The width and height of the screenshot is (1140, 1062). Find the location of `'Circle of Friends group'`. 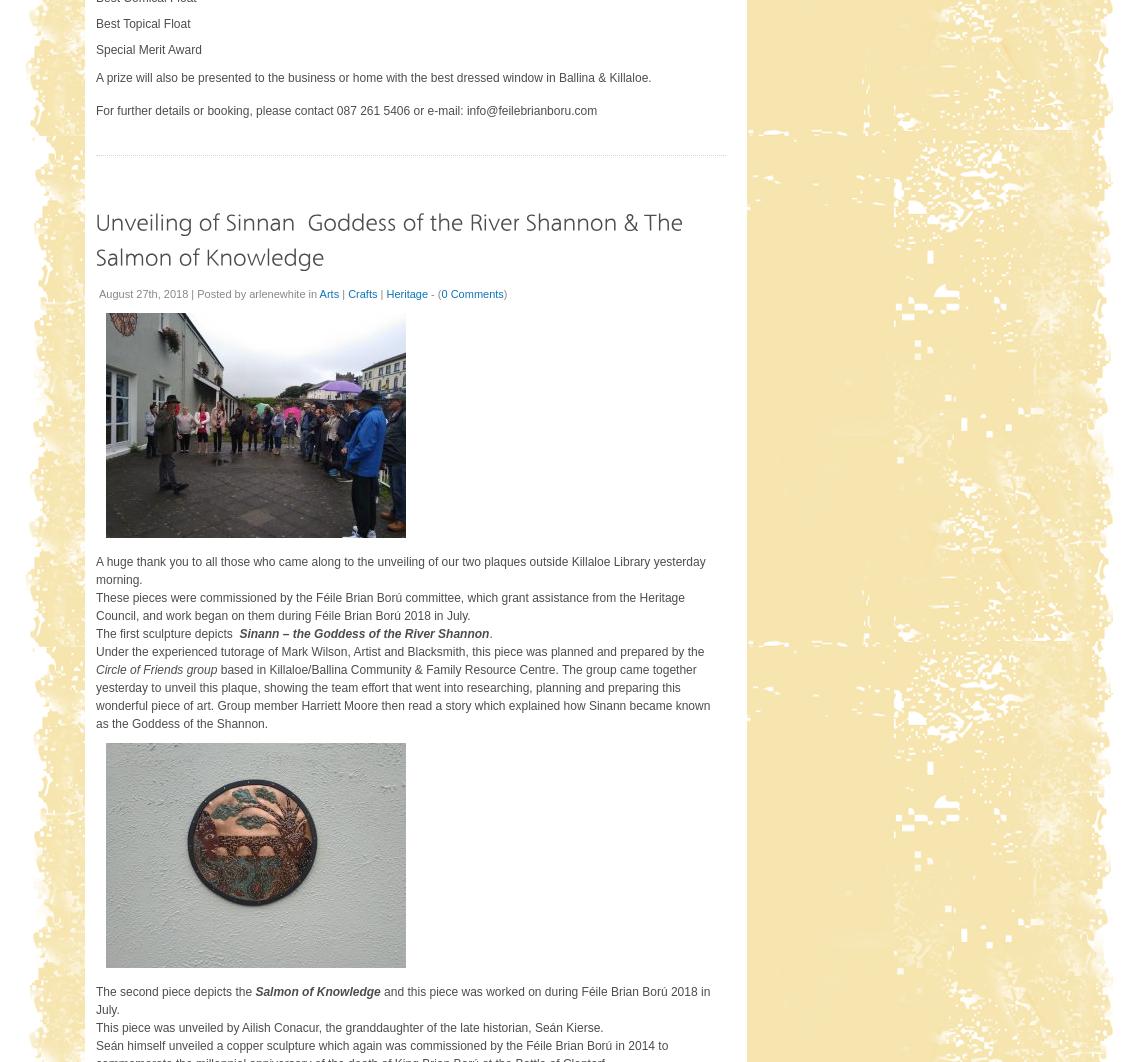

'Circle of Friends group' is located at coordinates (94, 668).